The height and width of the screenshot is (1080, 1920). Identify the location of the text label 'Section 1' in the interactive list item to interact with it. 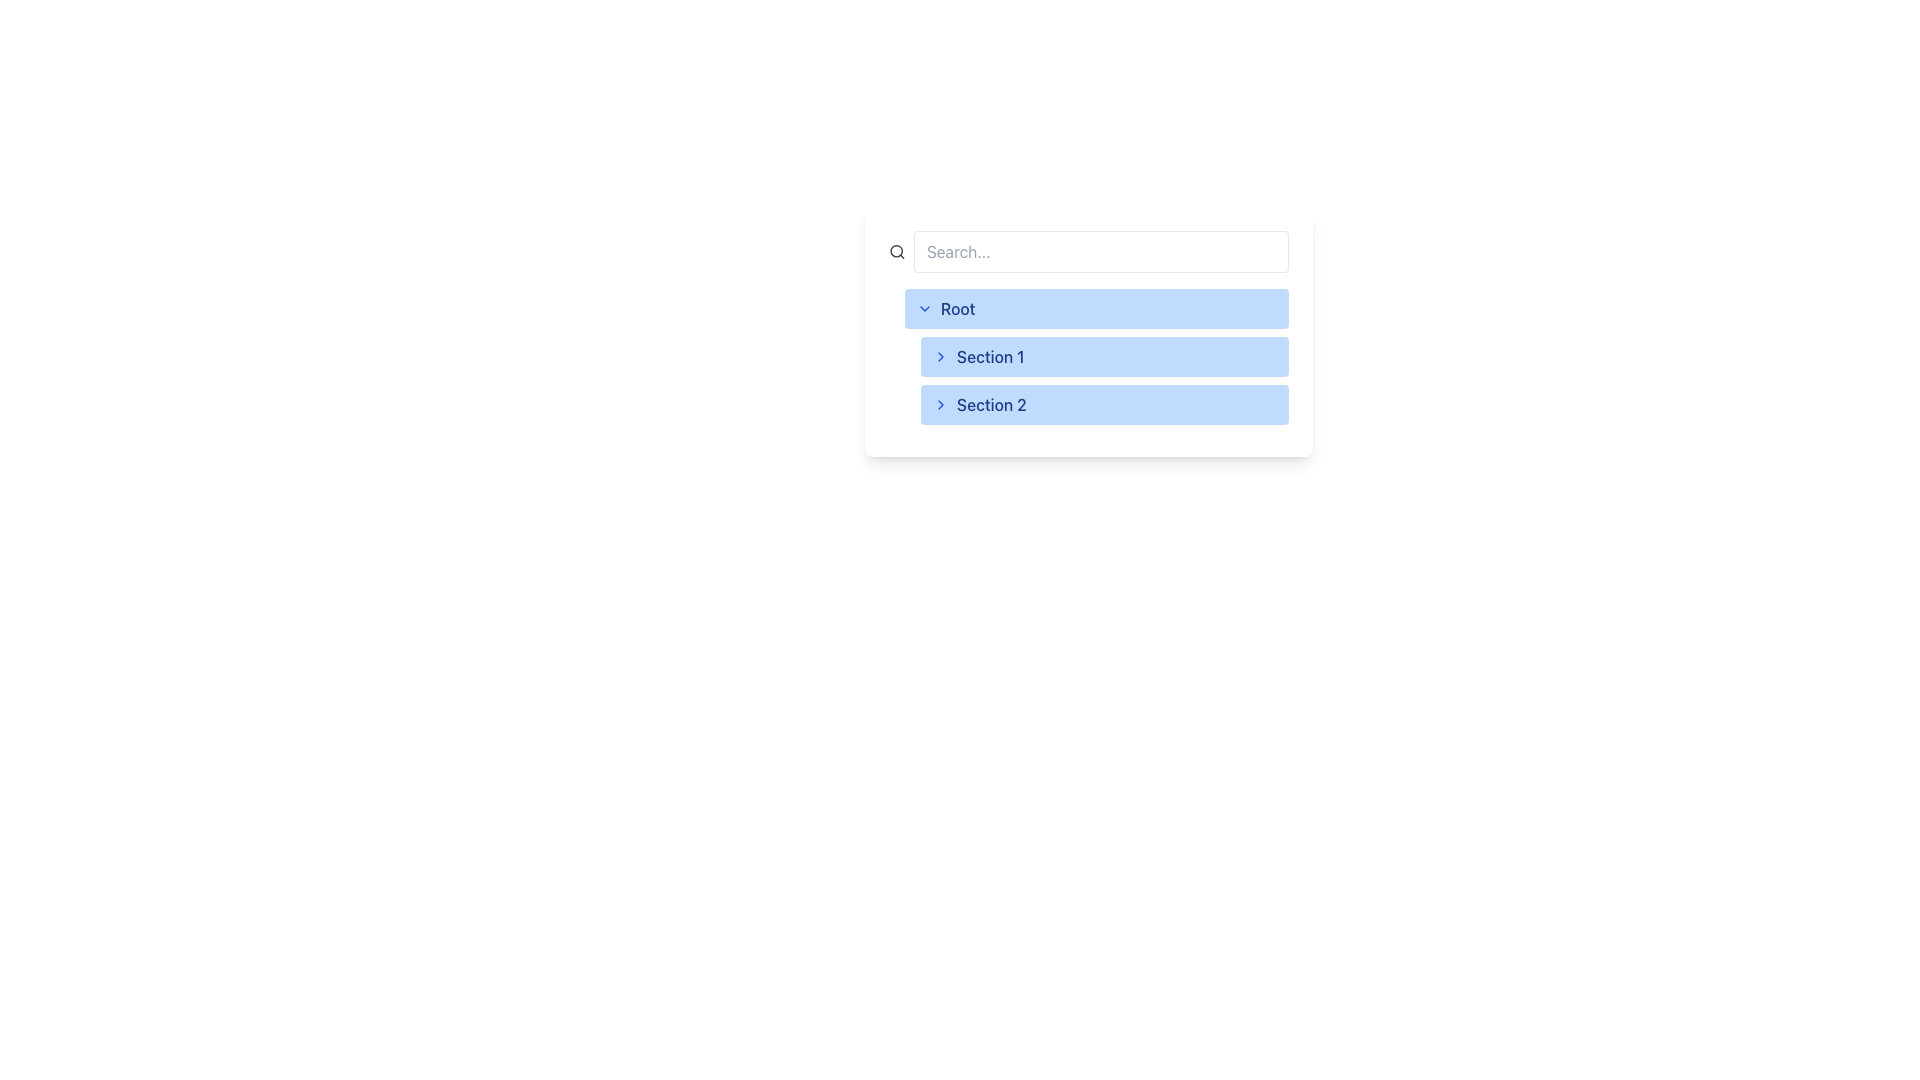
(978, 356).